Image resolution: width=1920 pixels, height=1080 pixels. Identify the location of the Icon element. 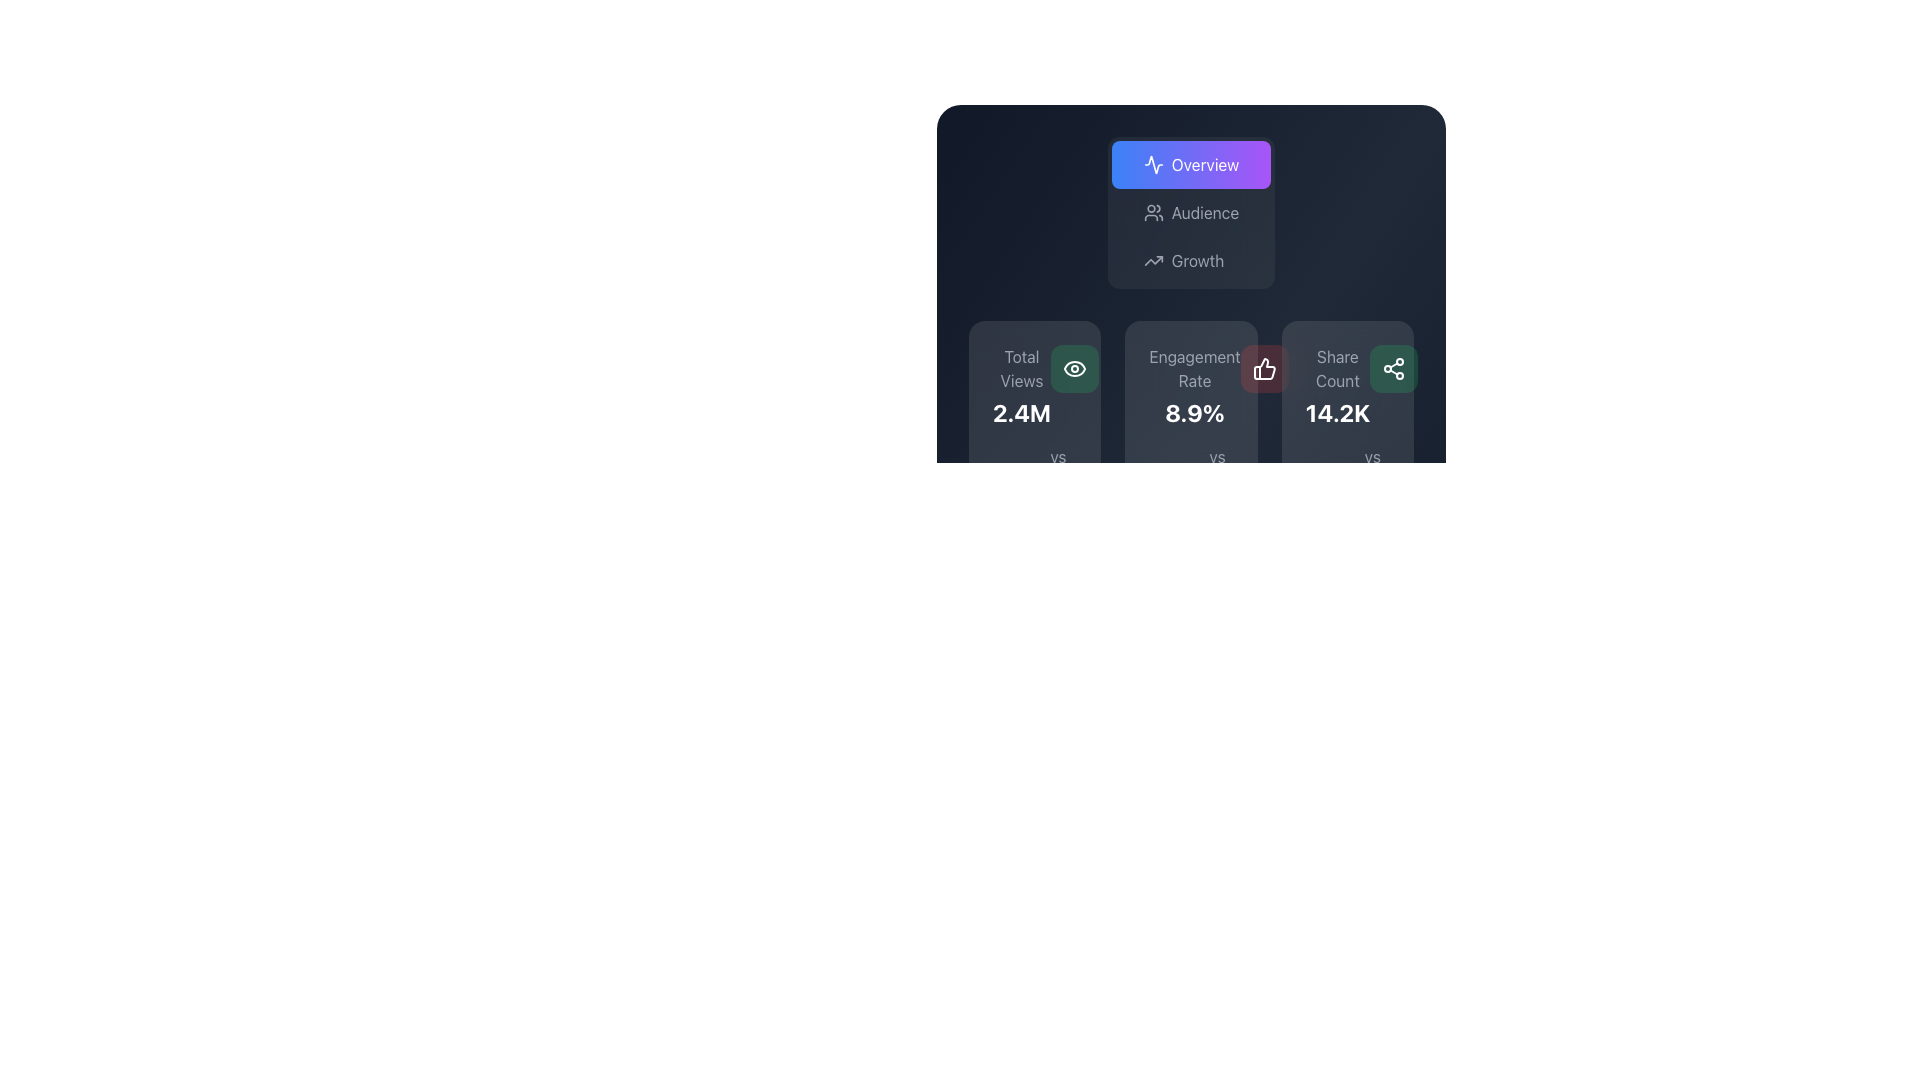
(1153, 164).